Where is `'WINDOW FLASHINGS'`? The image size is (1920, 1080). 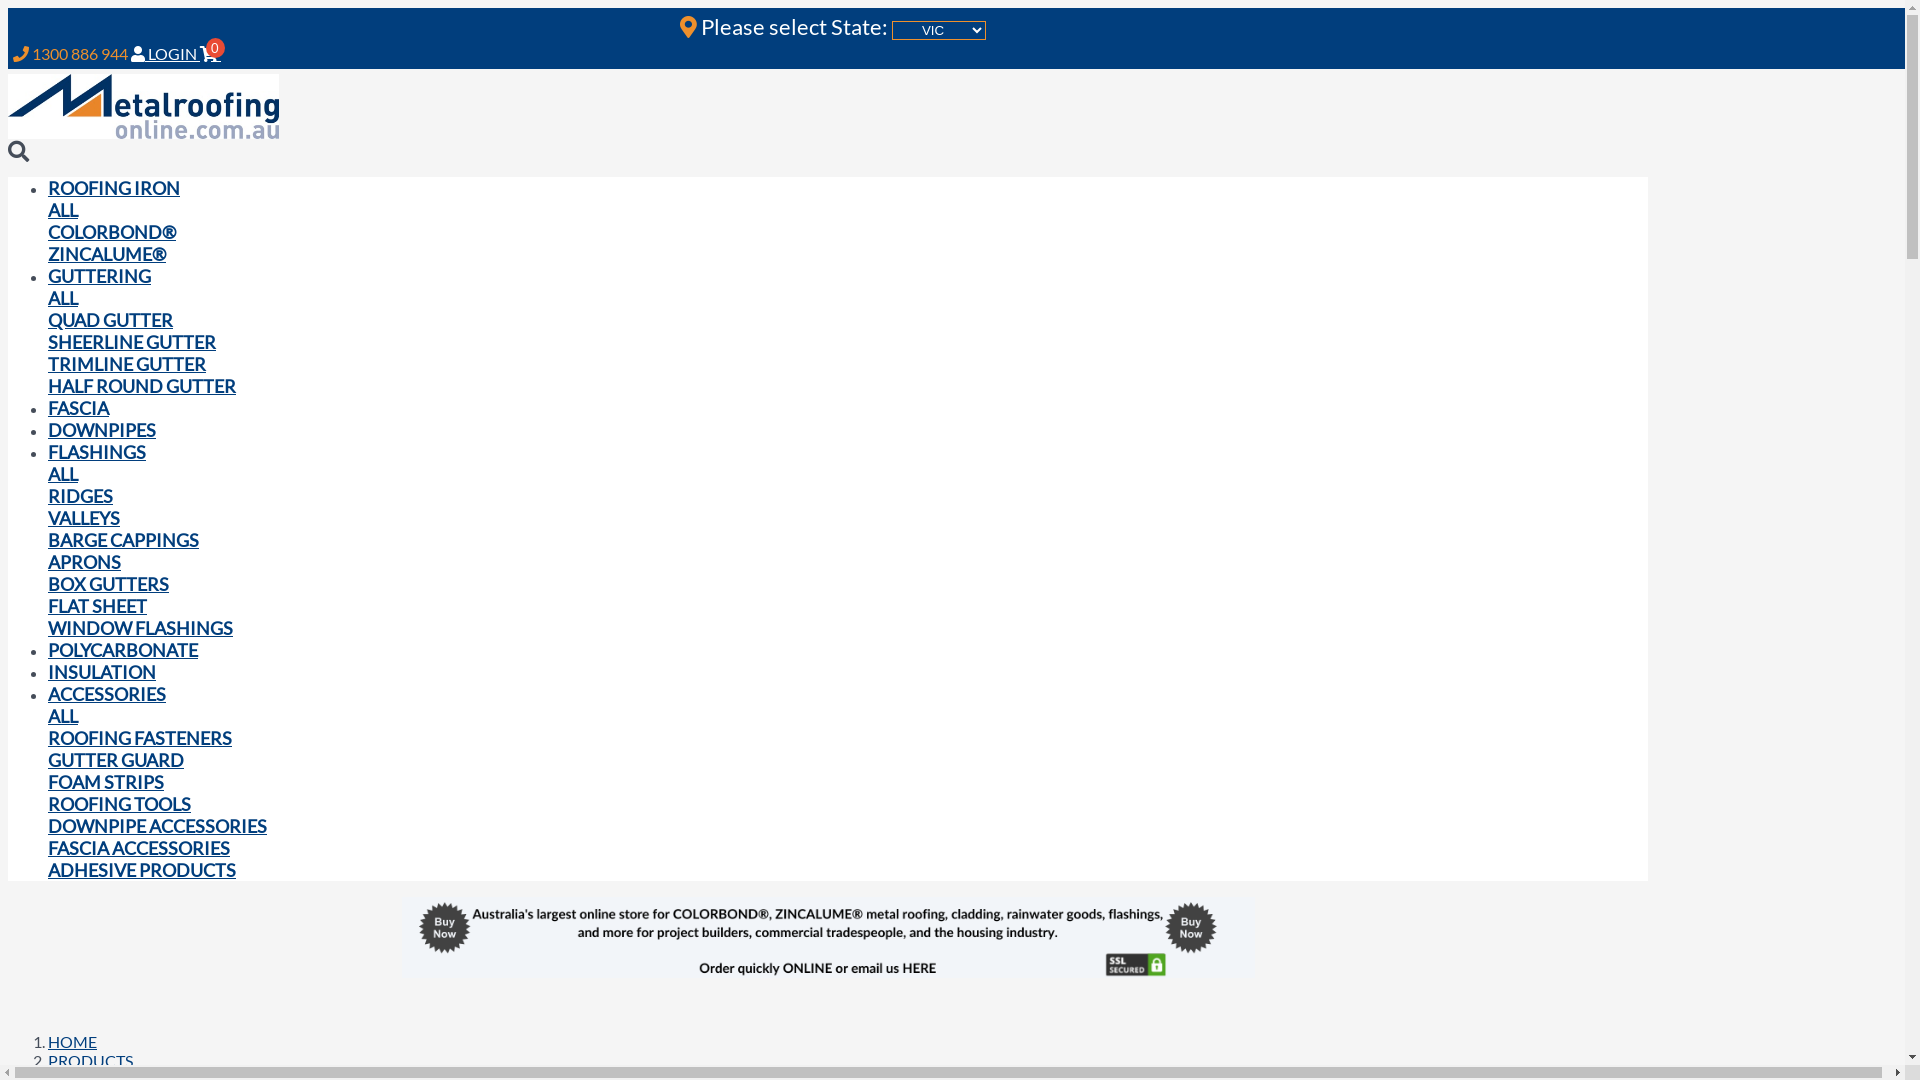
'WINDOW FLASHINGS' is located at coordinates (139, 627).